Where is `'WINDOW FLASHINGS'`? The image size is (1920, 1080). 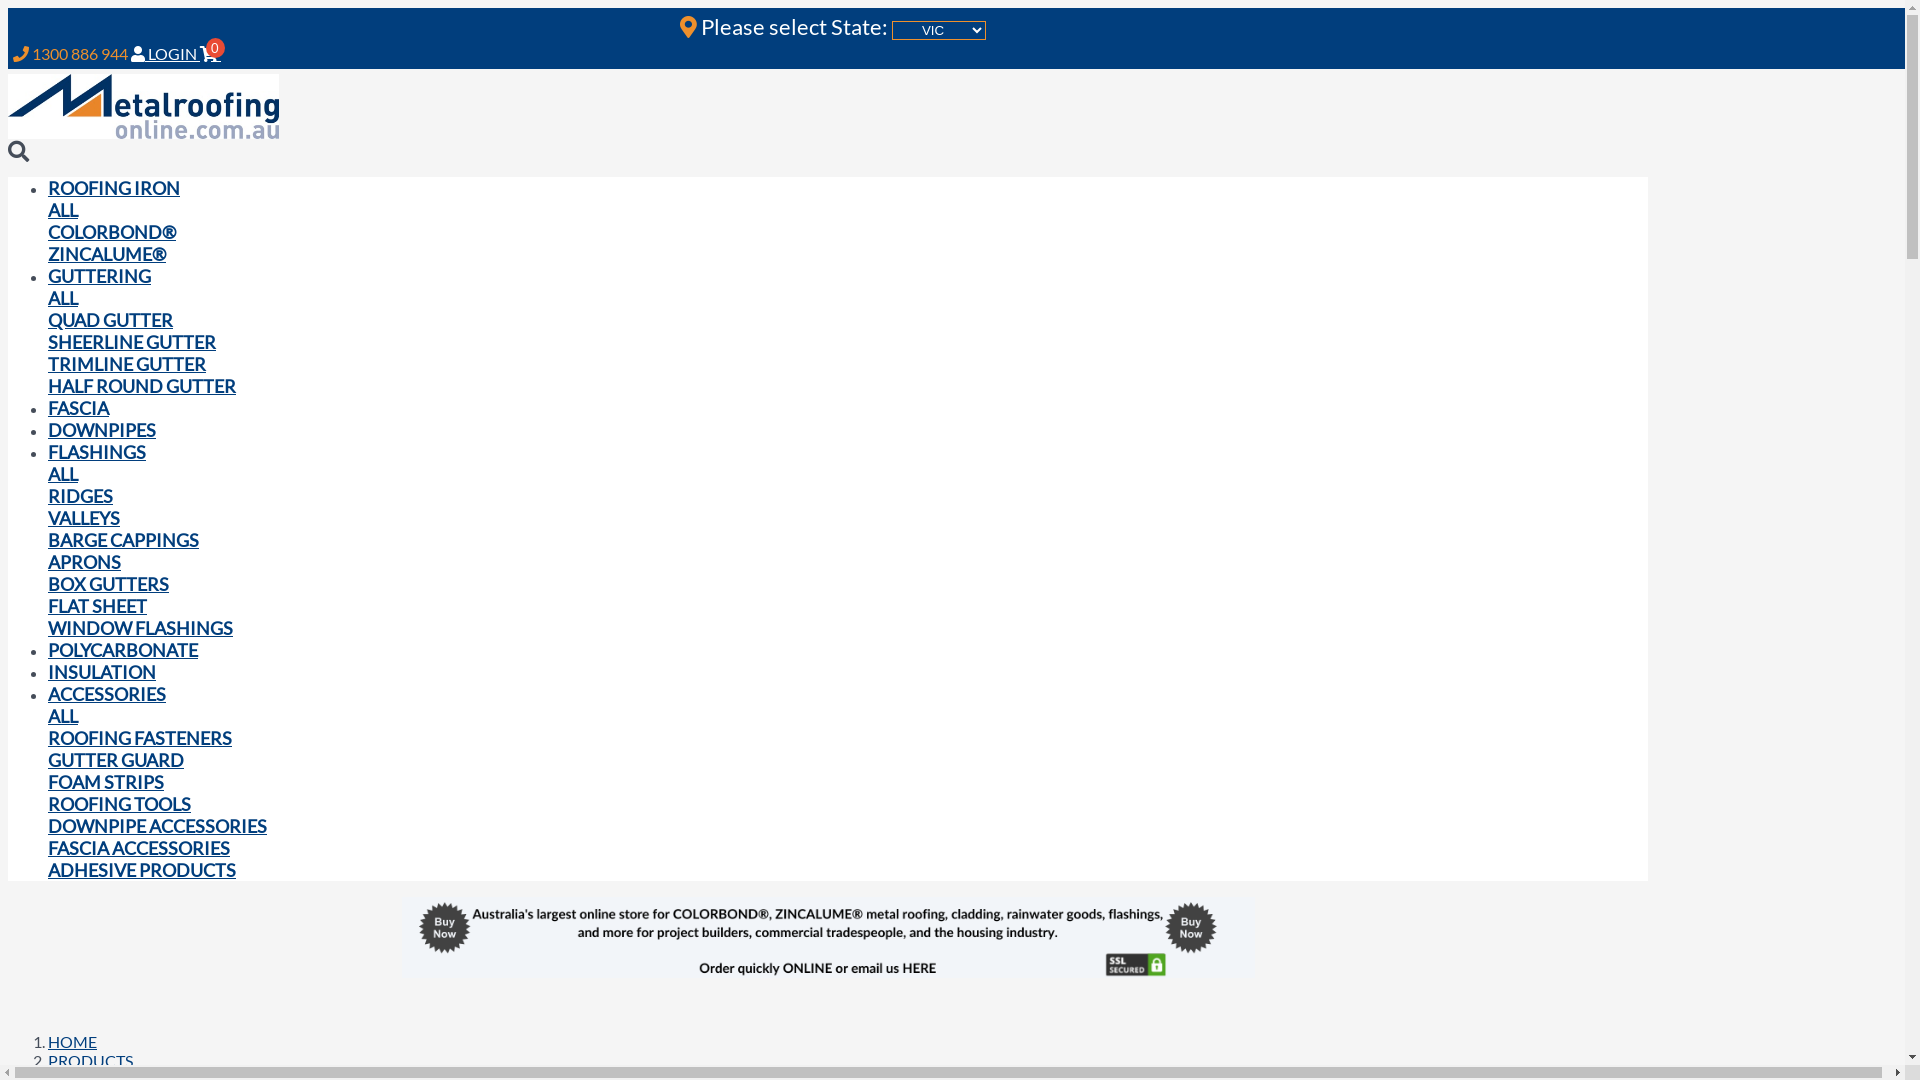
'WINDOW FLASHINGS' is located at coordinates (139, 627).